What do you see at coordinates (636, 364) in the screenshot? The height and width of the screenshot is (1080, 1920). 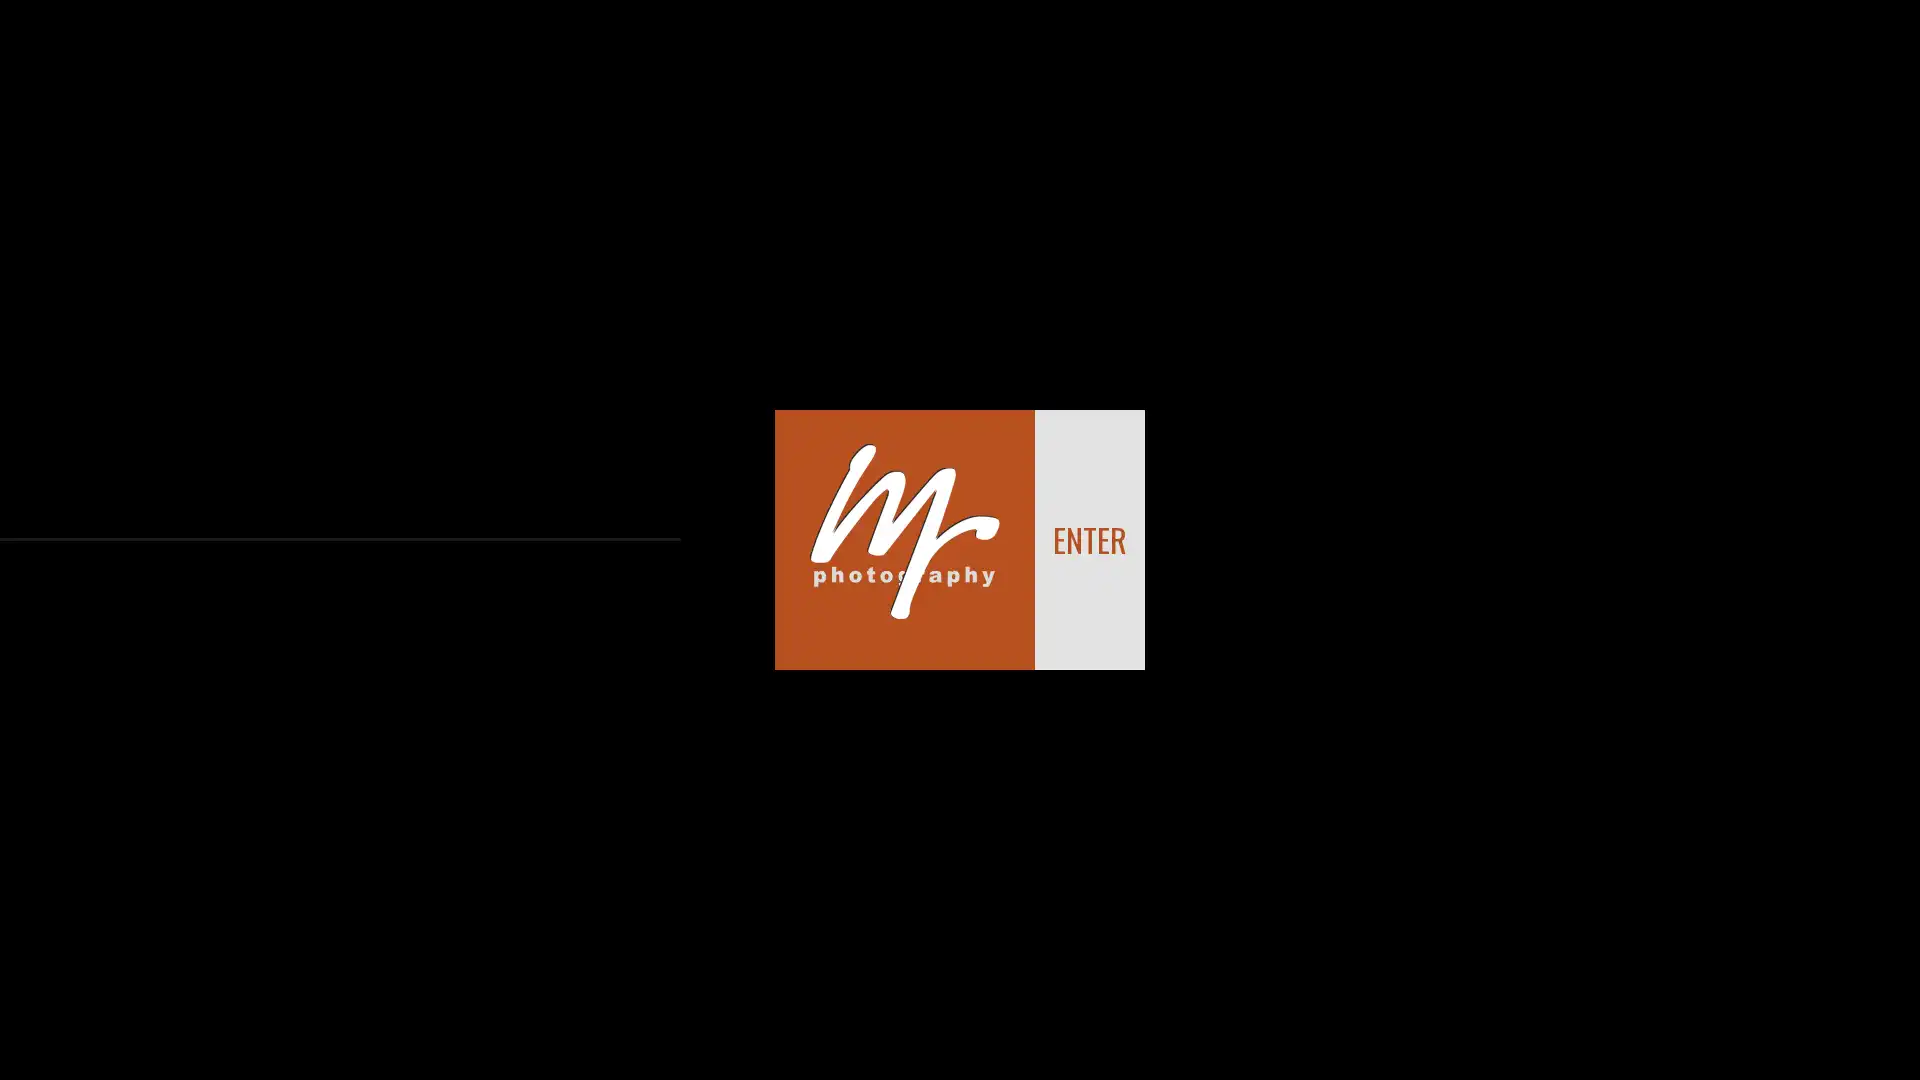 I see `Clear` at bounding box center [636, 364].